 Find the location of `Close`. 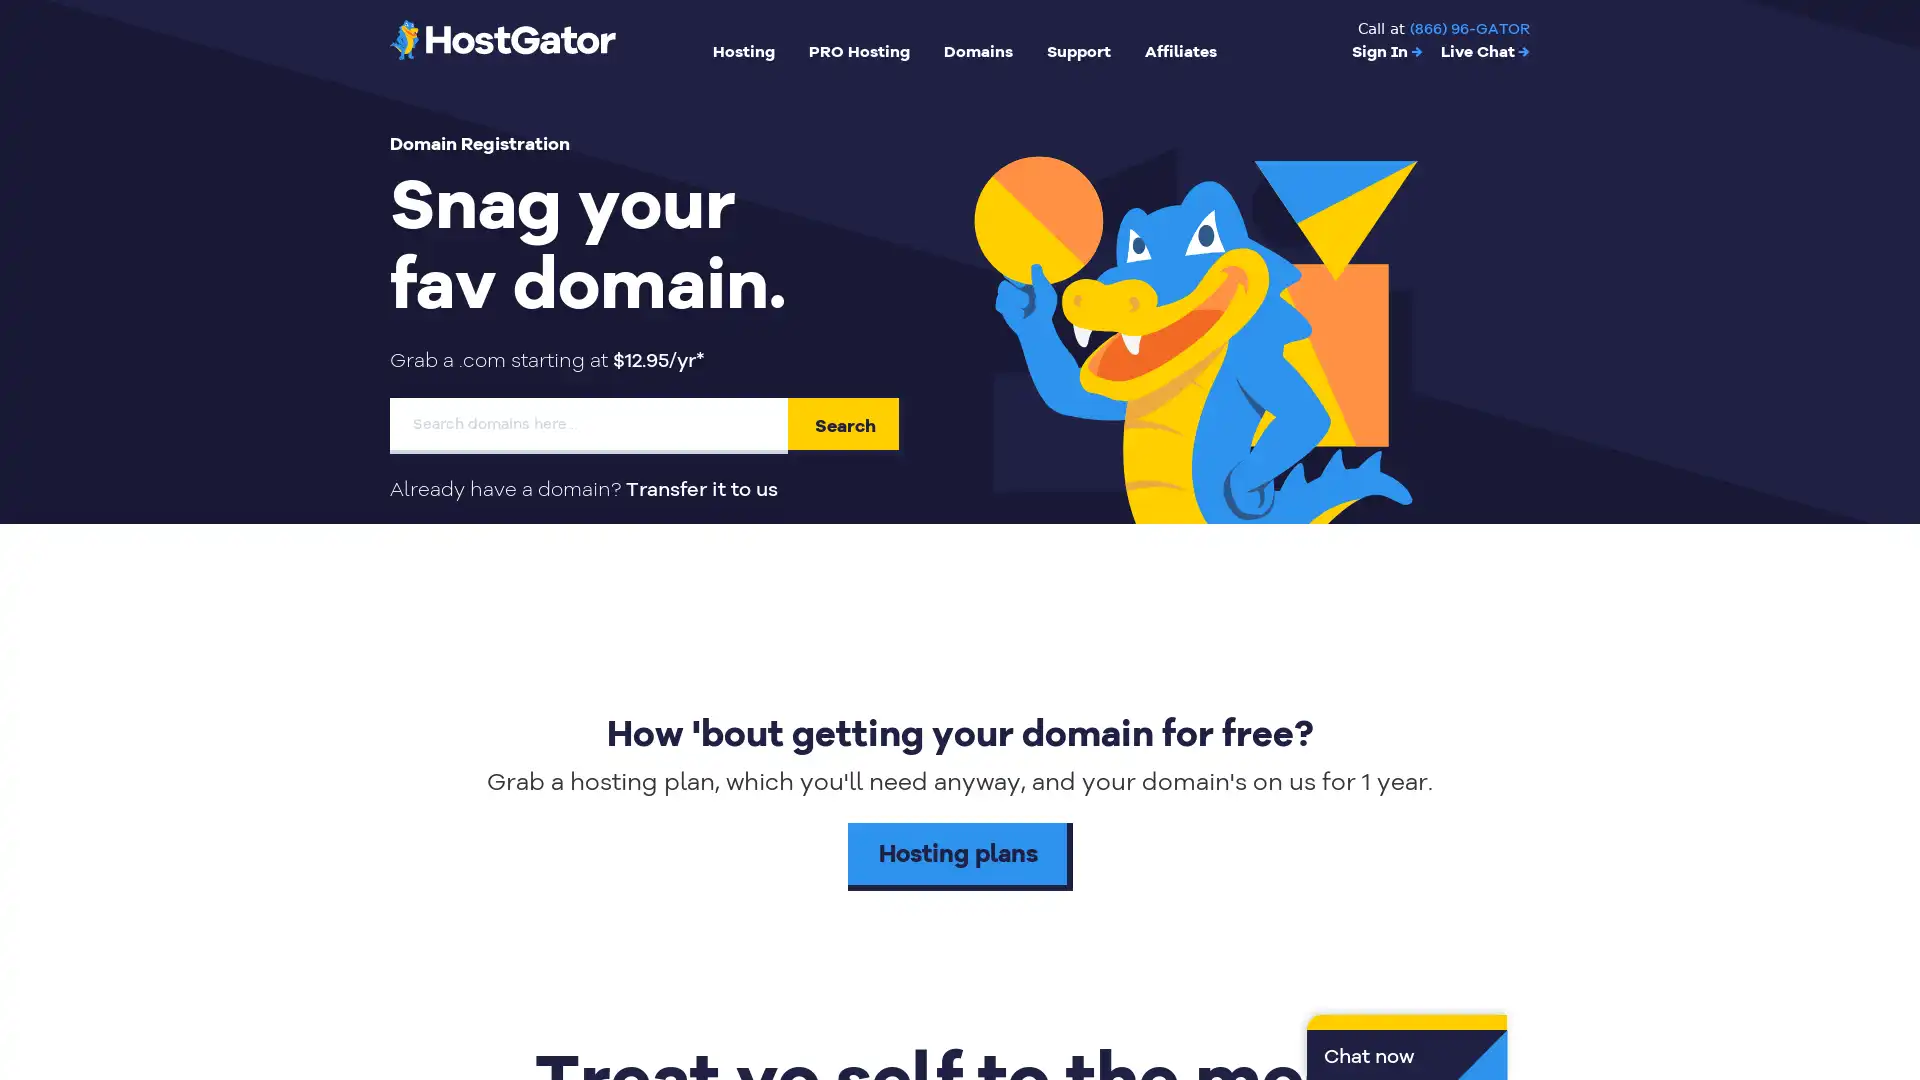

Close is located at coordinates (365, 749).